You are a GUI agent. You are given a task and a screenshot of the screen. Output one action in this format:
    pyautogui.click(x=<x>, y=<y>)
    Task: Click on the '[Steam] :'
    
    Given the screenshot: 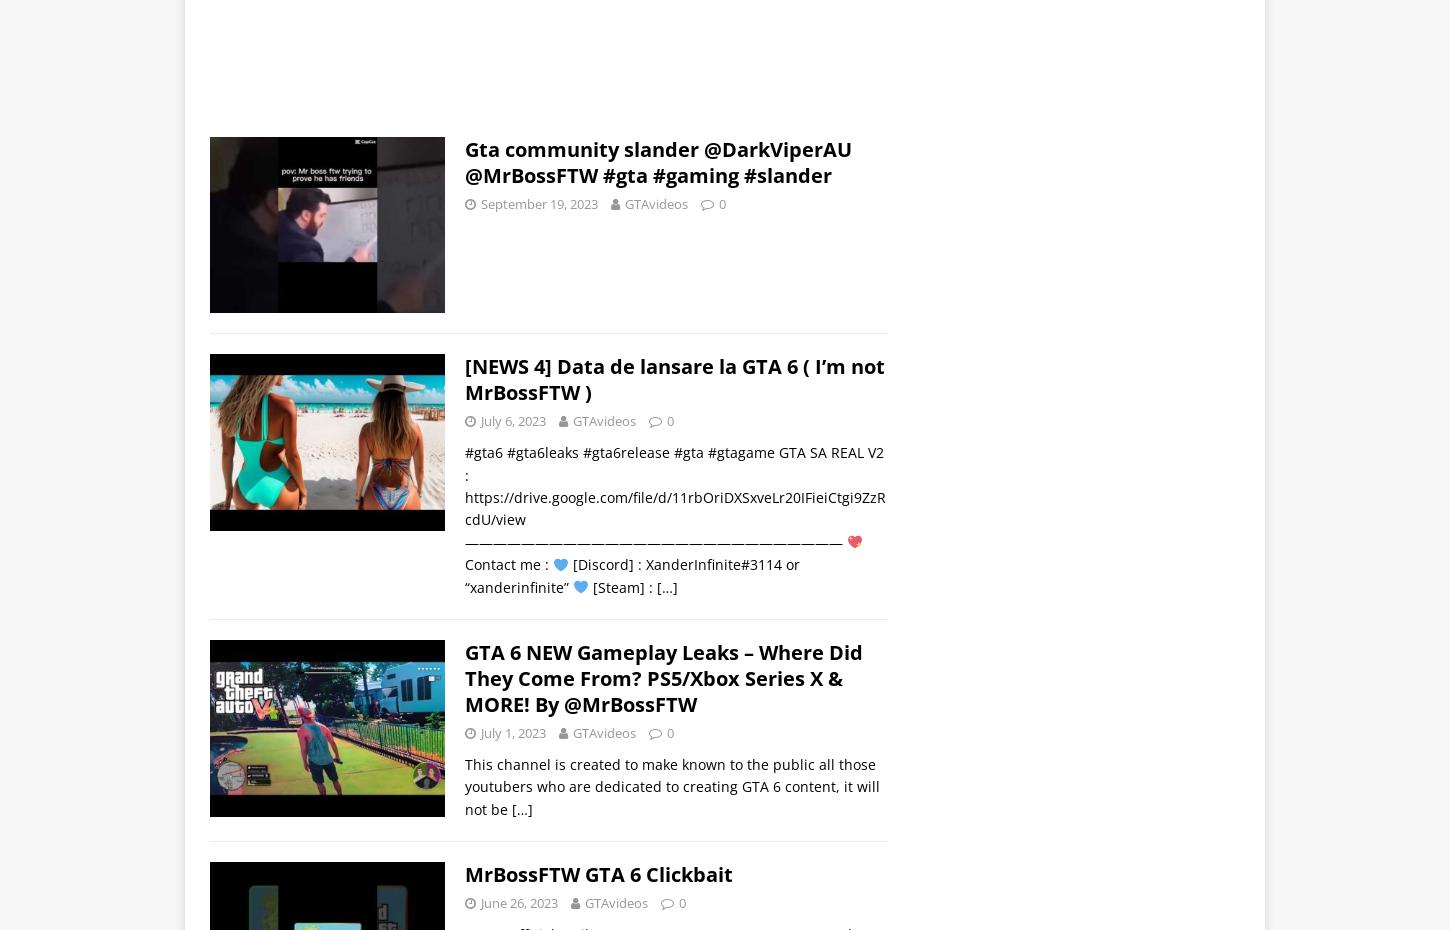 What is the action you would take?
    pyautogui.click(x=621, y=586)
    